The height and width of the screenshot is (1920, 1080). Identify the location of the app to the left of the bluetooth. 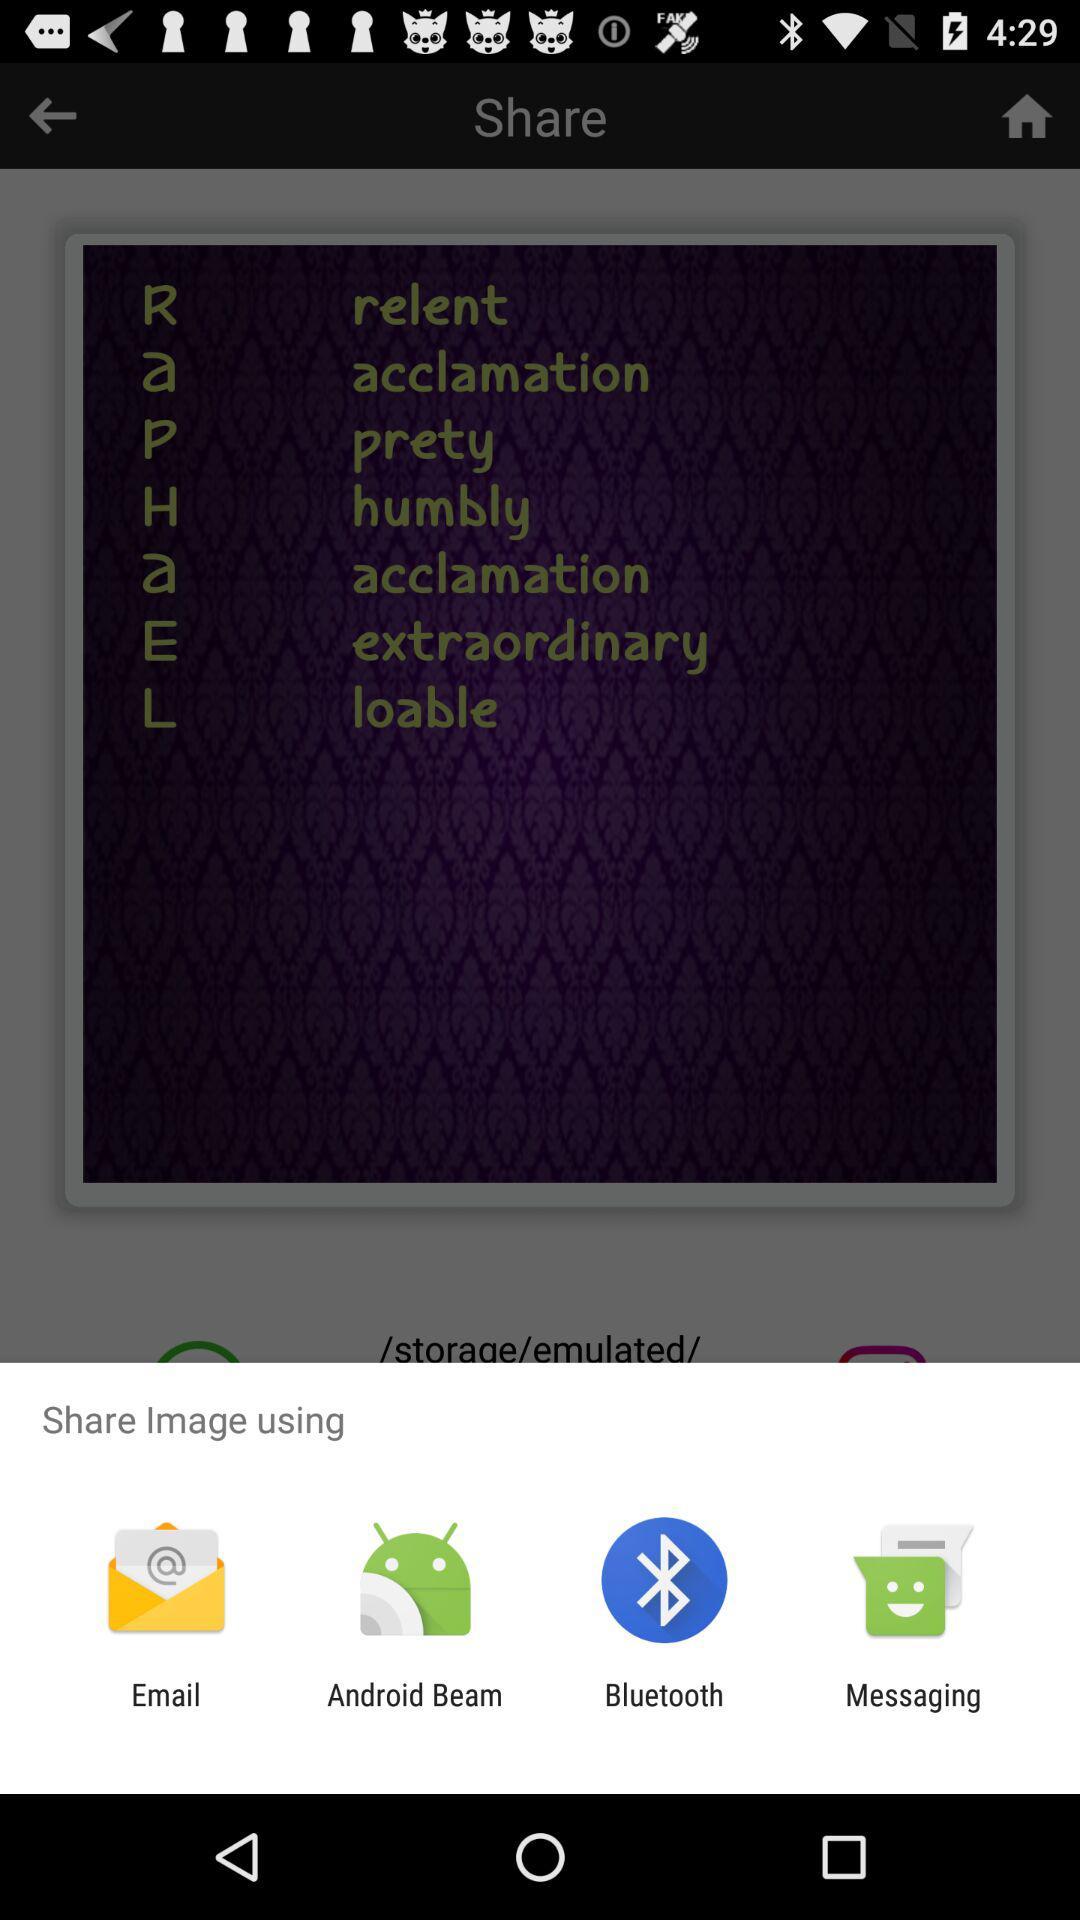
(414, 1711).